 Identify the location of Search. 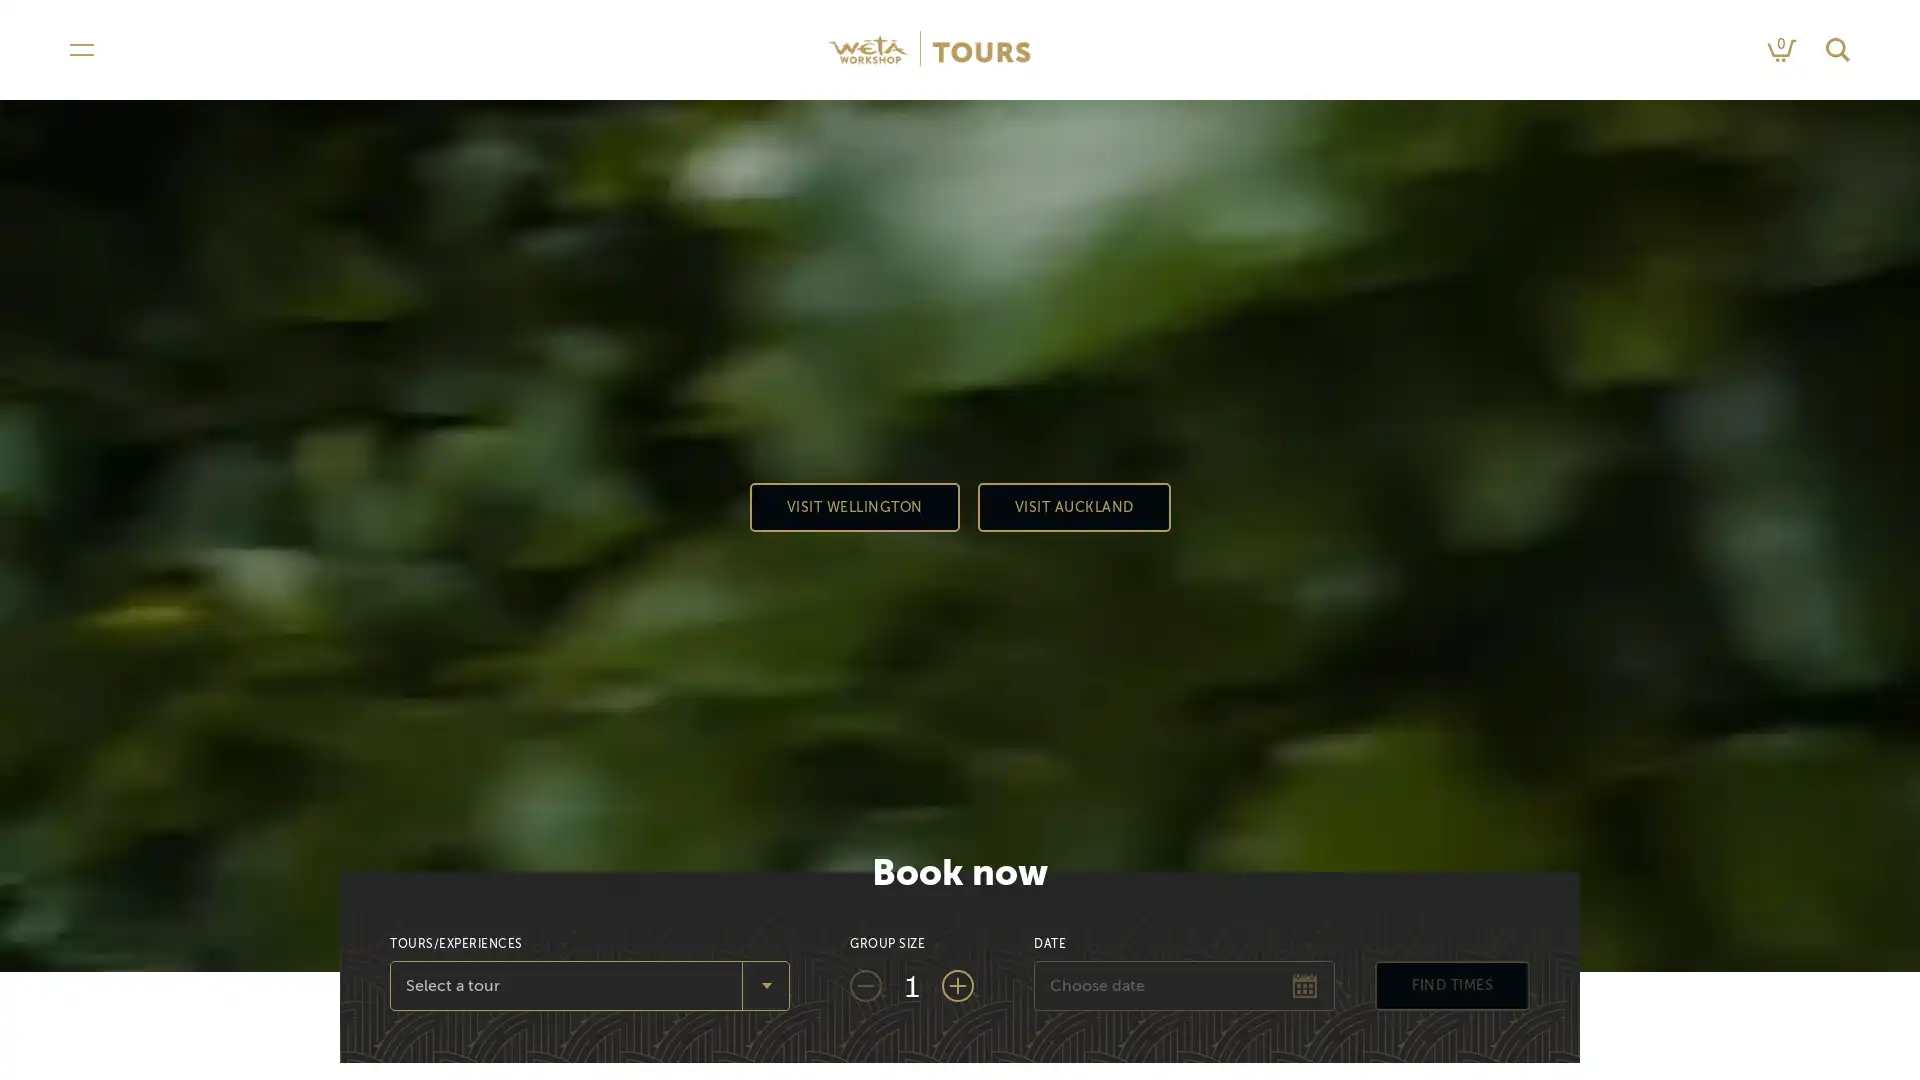
(1838, 49).